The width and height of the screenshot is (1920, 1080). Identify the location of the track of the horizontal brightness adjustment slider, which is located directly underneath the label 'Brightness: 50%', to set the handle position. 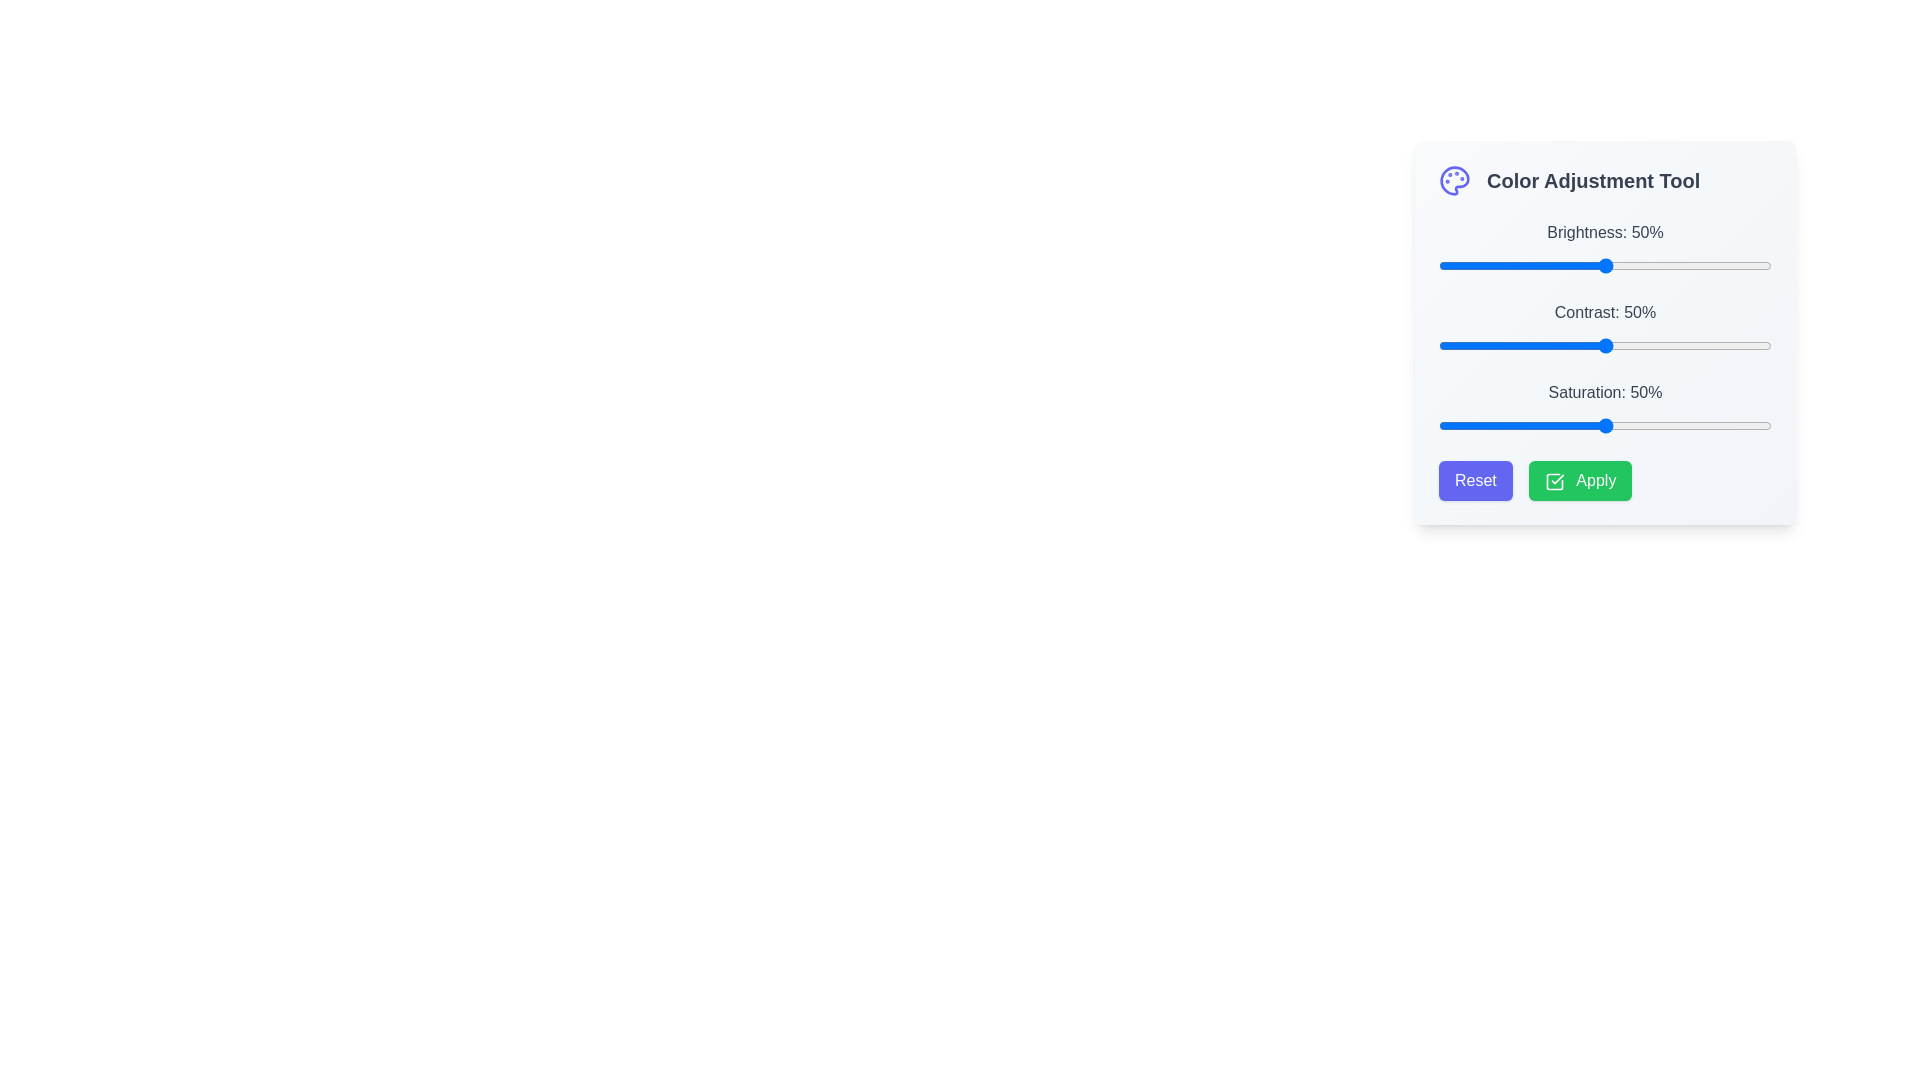
(1605, 265).